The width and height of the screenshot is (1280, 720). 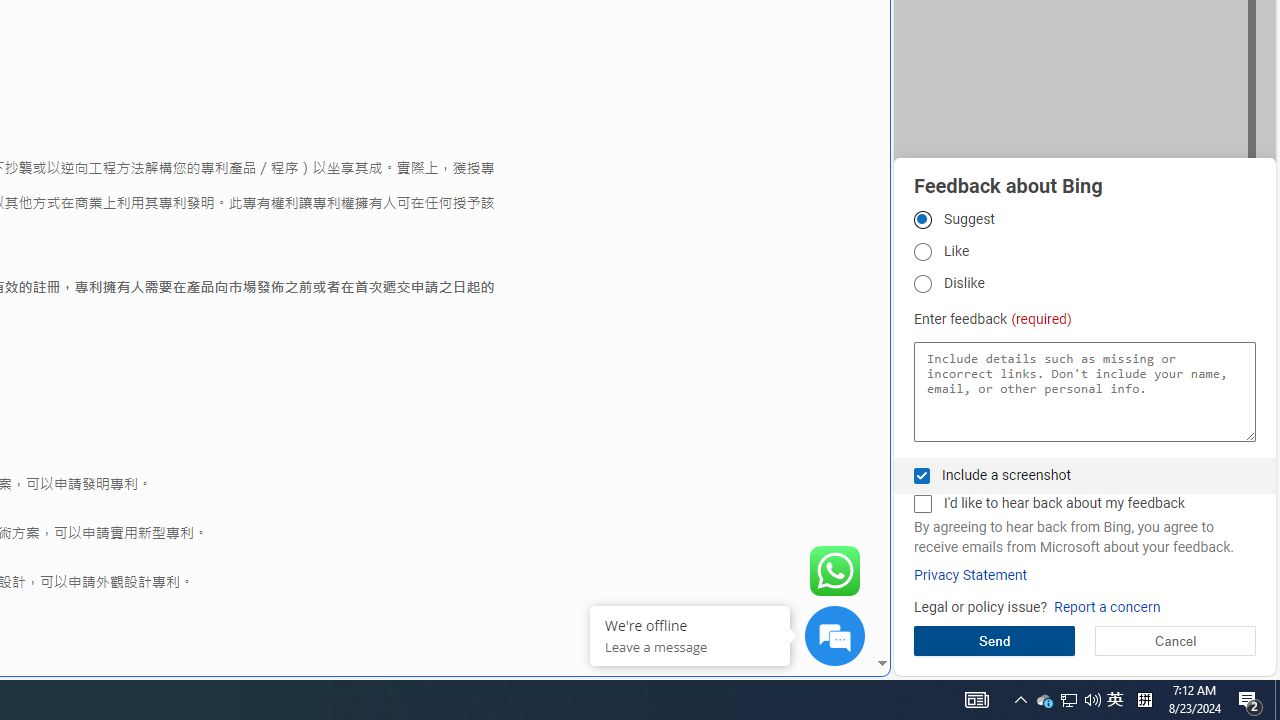 What do you see at coordinates (1175, 640) in the screenshot?
I see `'Cancel'` at bounding box center [1175, 640].